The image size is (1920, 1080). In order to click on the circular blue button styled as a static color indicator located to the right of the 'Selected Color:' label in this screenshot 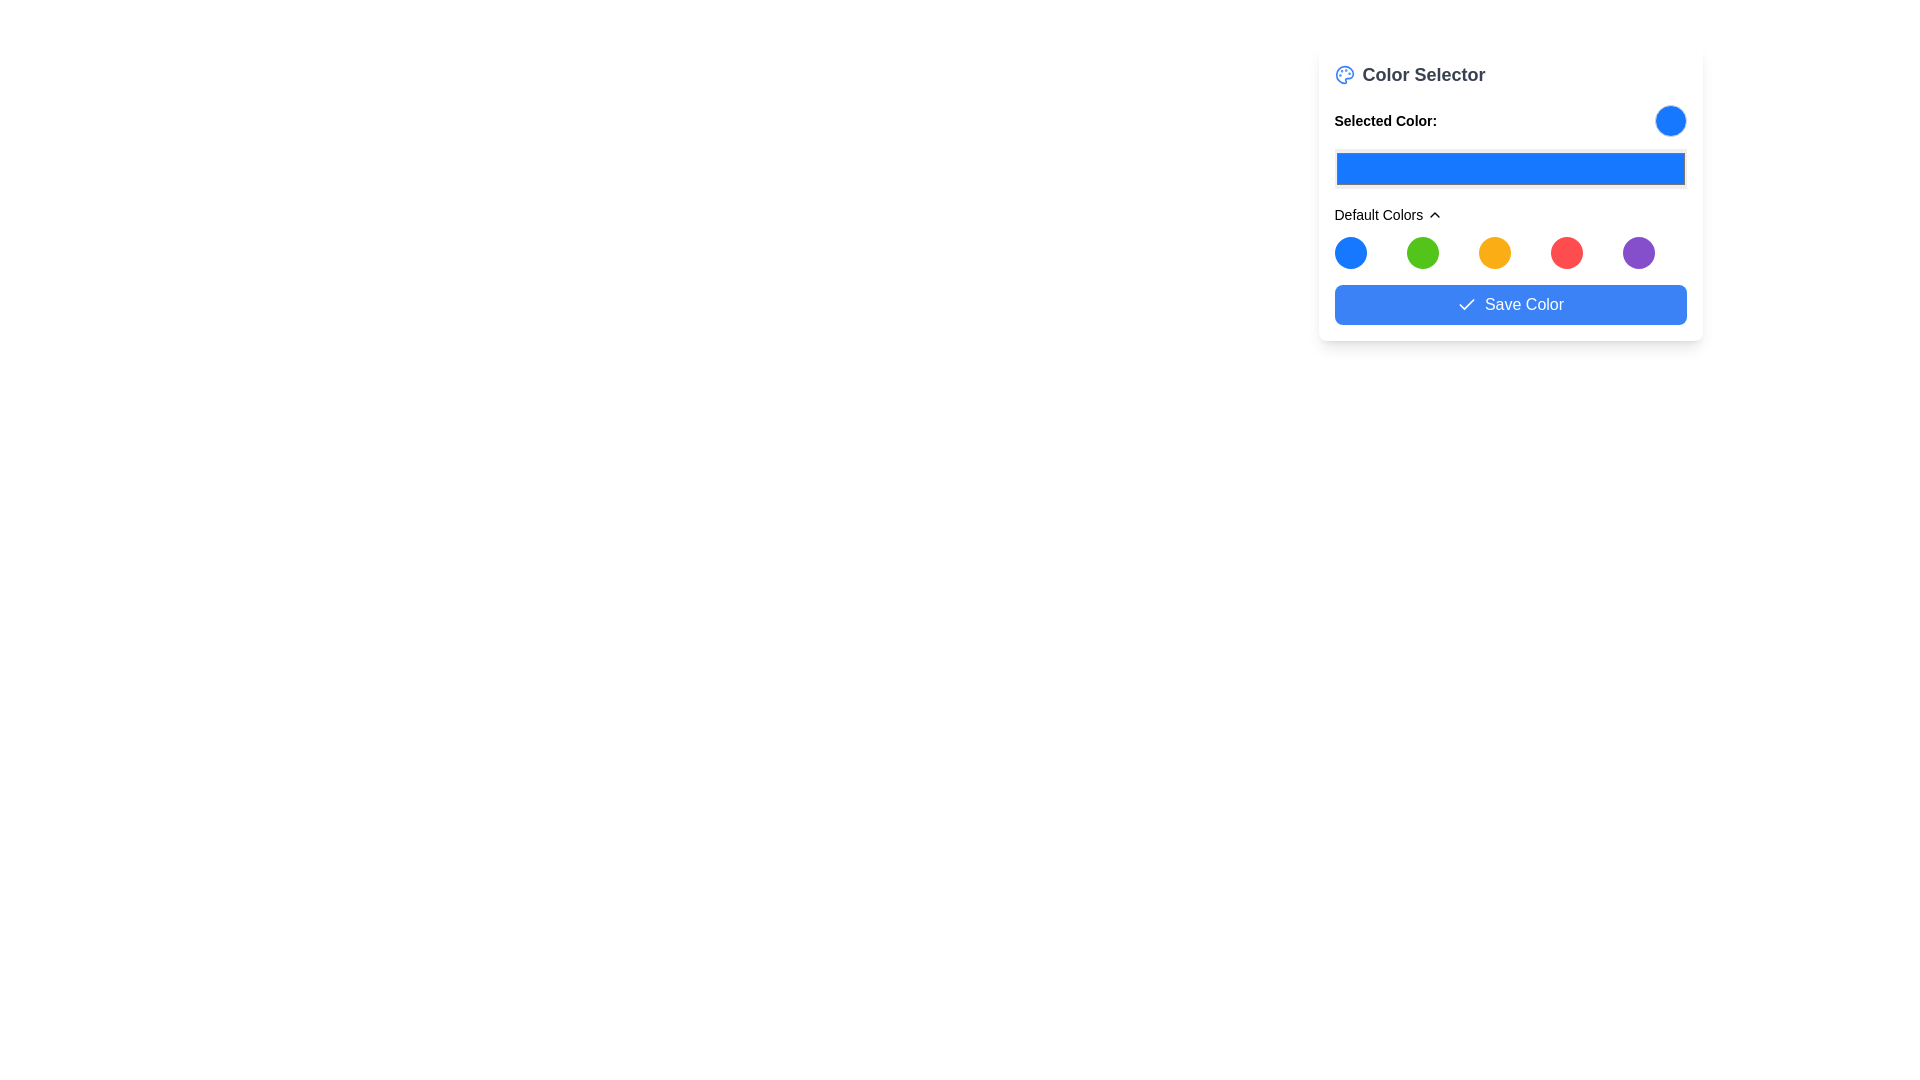, I will do `click(1670, 120)`.